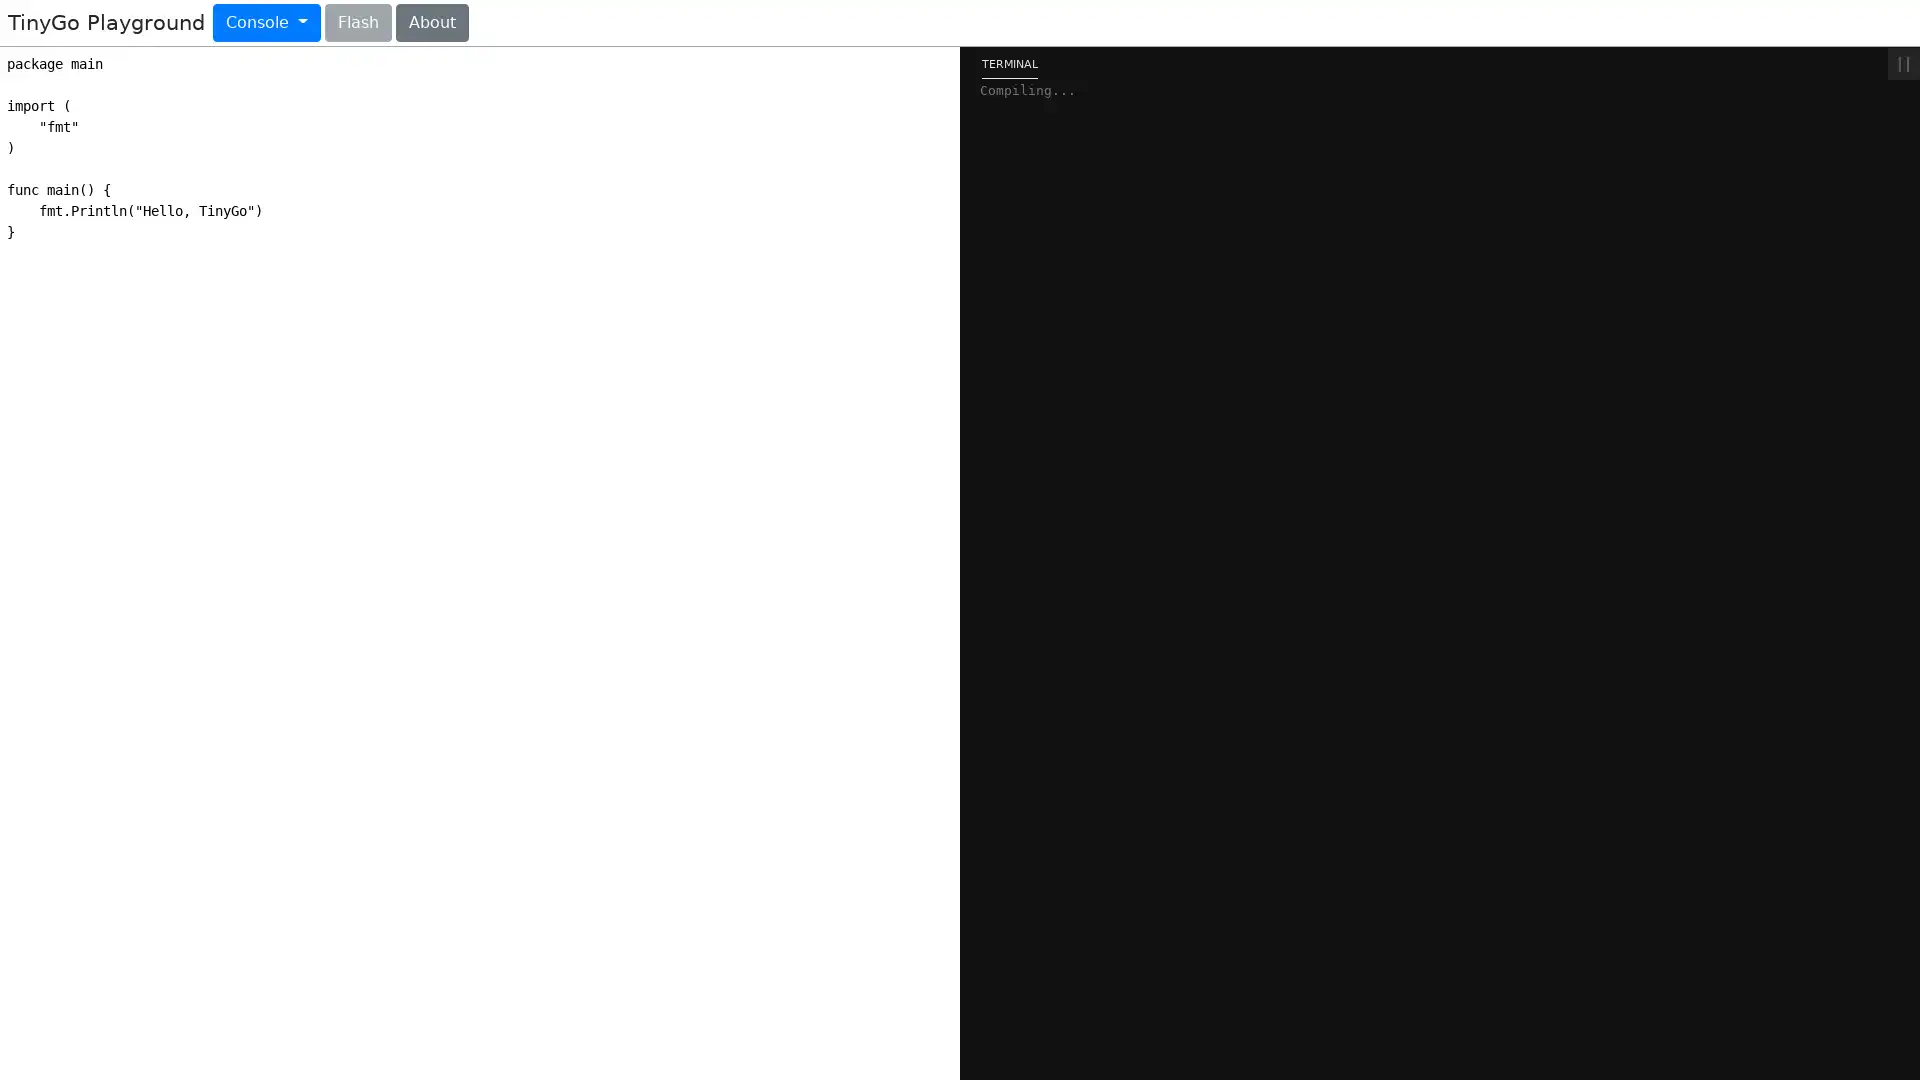 The image size is (1920, 1080). I want to click on About, so click(430, 23).